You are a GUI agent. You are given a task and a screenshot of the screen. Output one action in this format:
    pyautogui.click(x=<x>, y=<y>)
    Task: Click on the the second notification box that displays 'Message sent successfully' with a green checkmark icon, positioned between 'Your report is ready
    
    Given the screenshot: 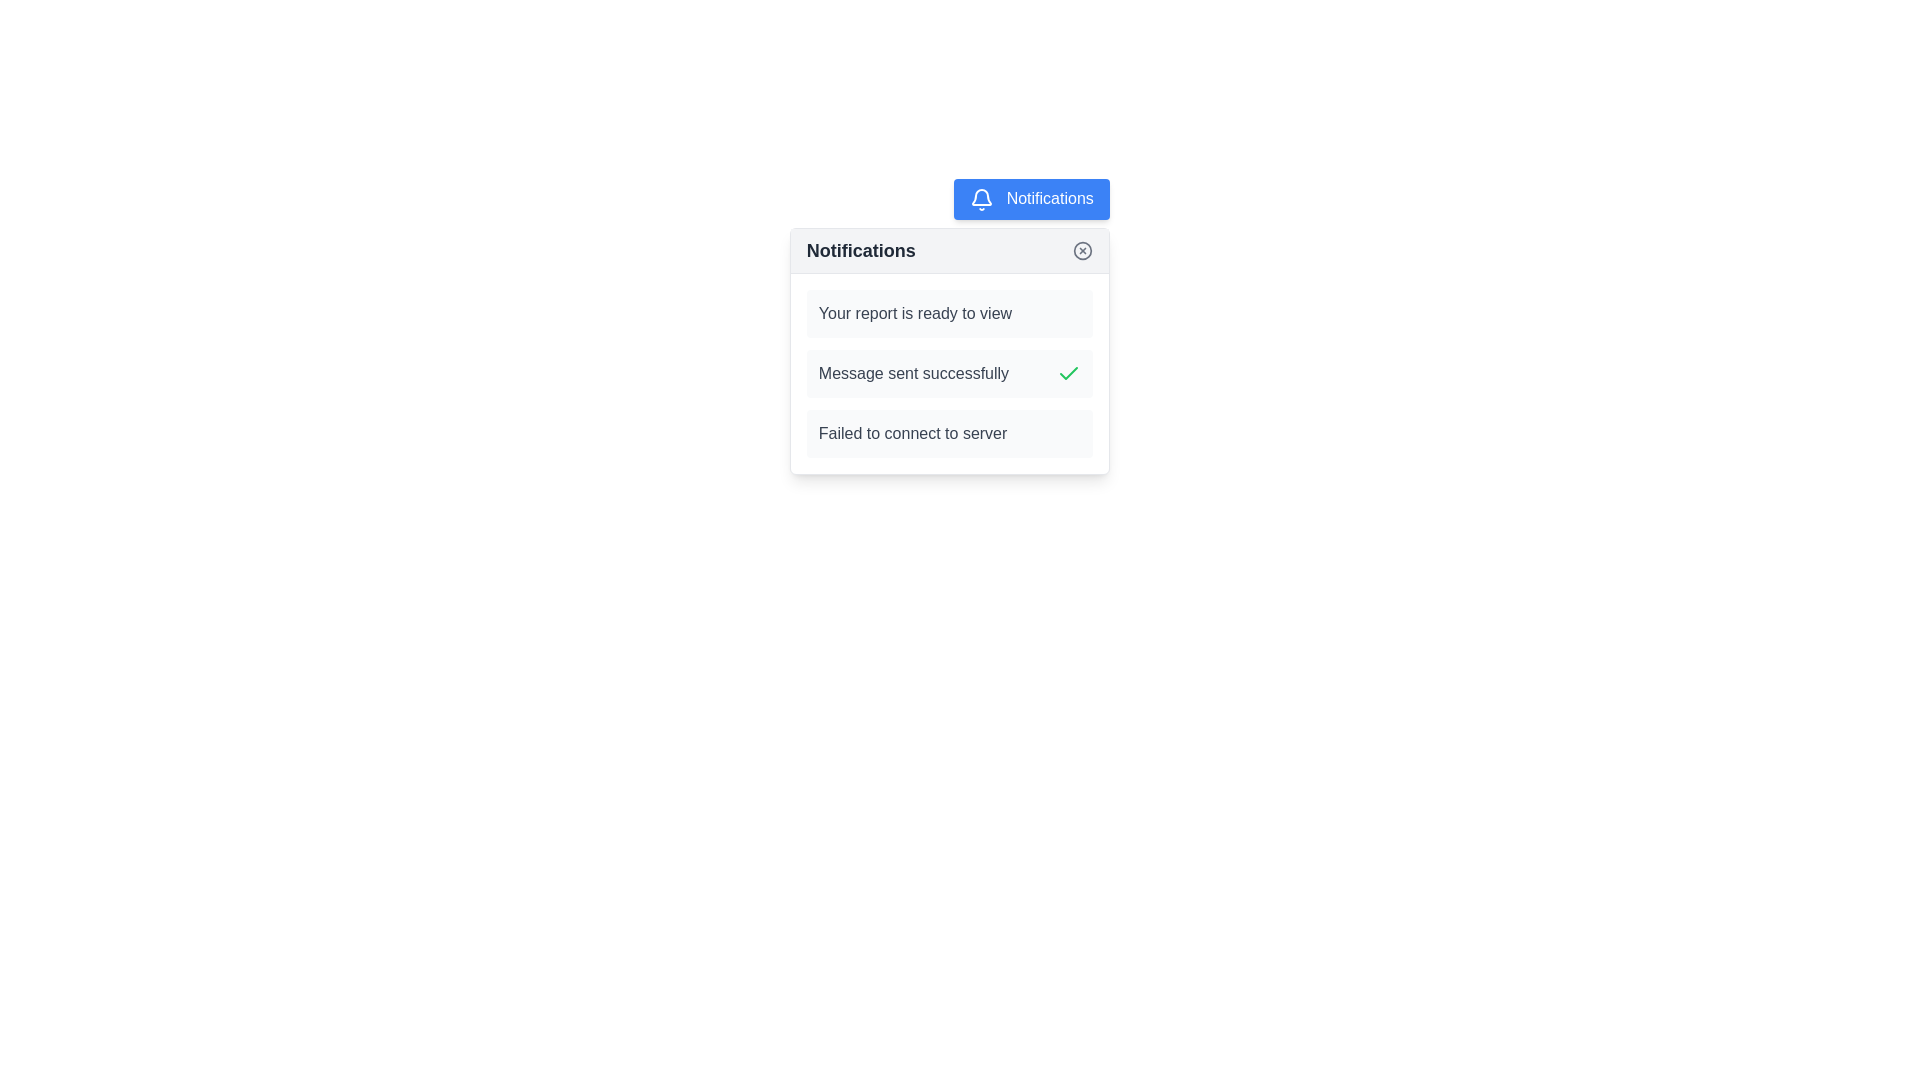 What is the action you would take?
    pyautogui.click(x=948, y=373)
    